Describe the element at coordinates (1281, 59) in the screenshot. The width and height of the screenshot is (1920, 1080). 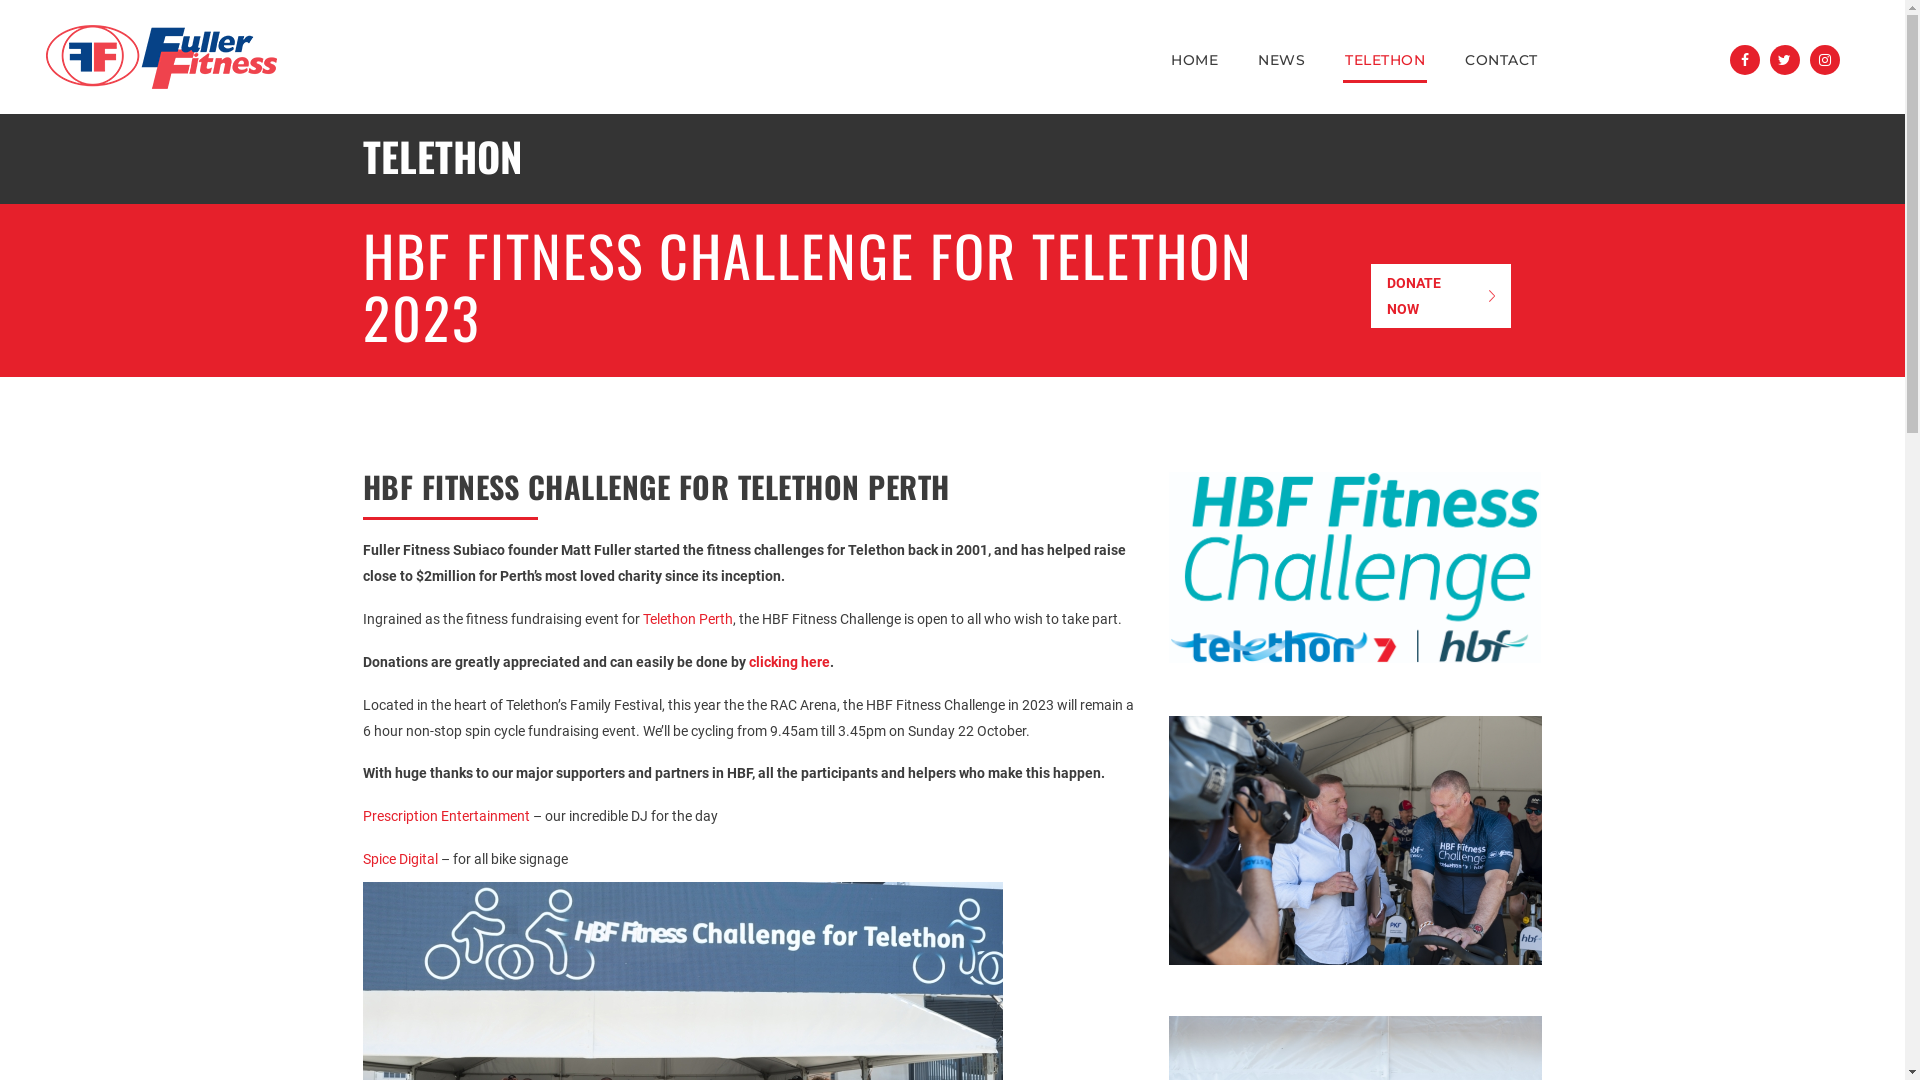
I see `'NEWS'` at that location.